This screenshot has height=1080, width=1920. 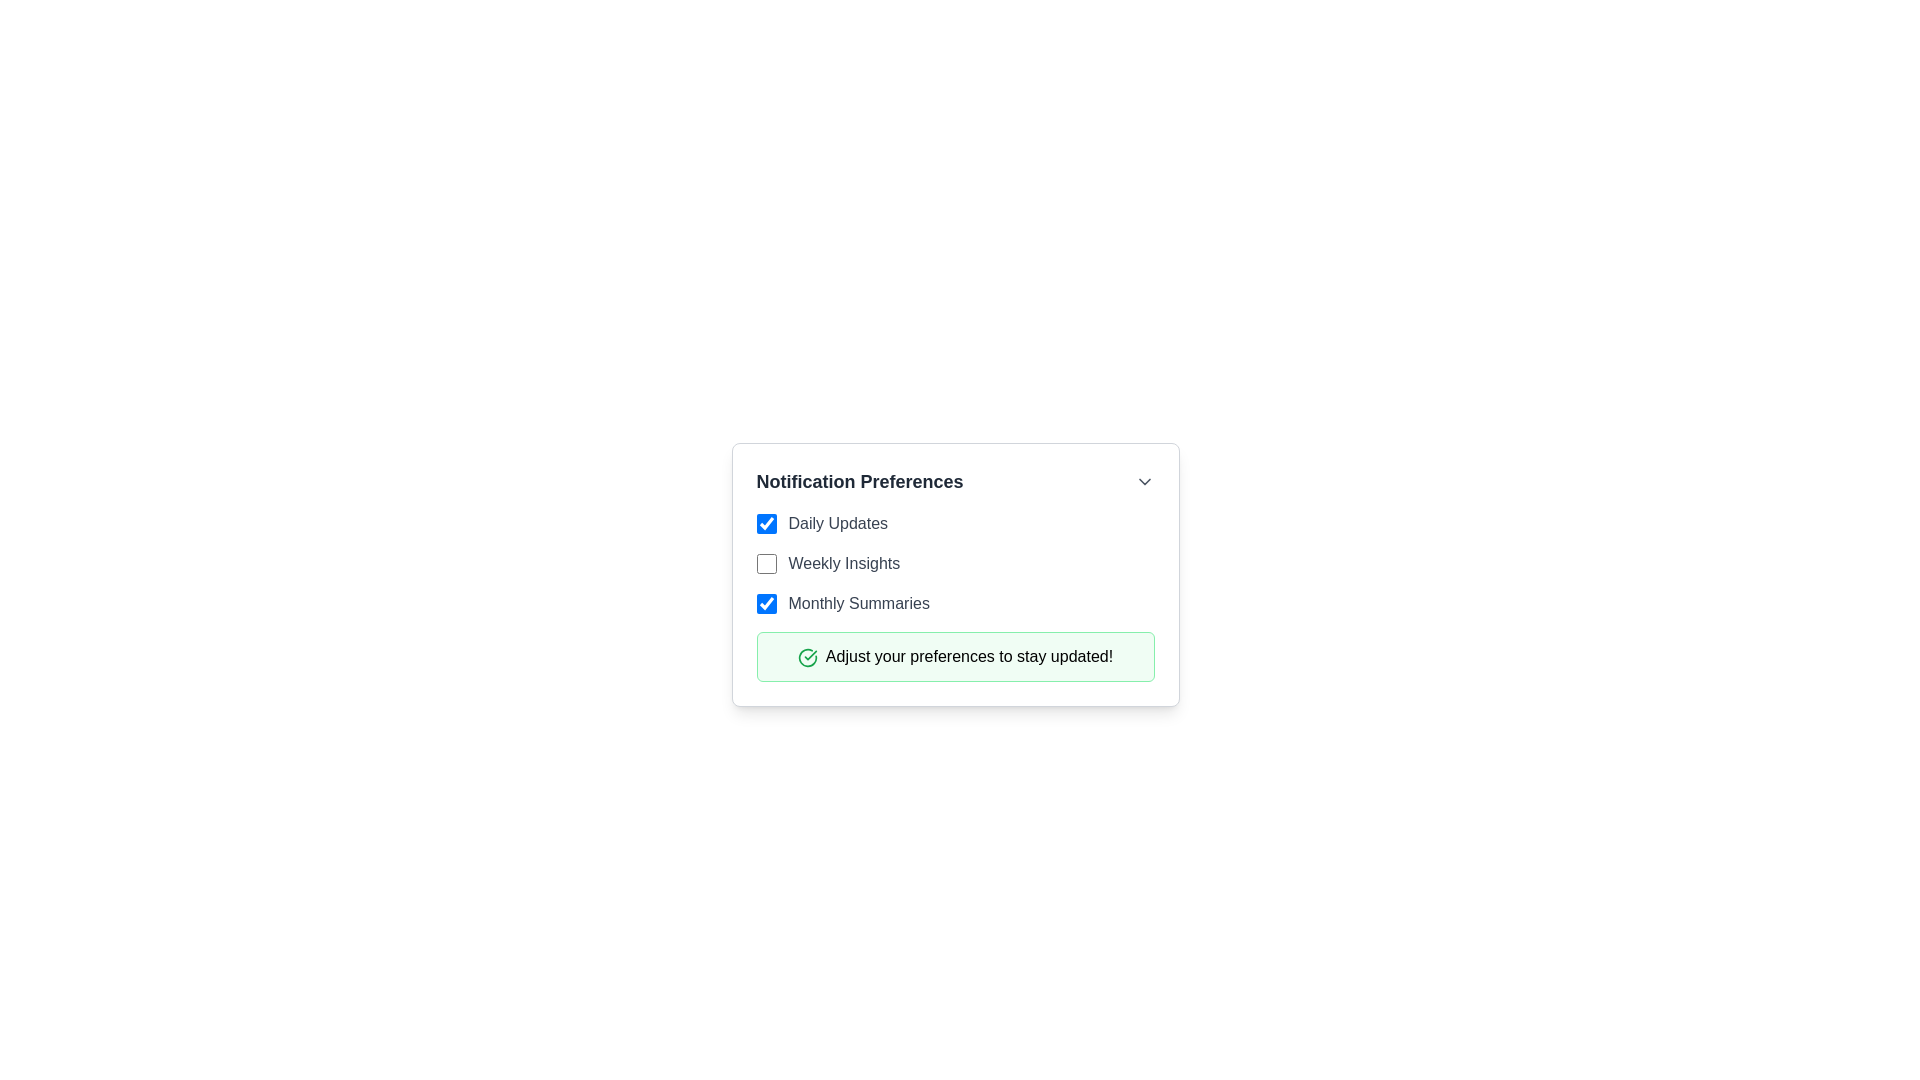 What do you see at coordinates (765, 563) in the screenshot?
I see `the blue checkbox to the left of the label 'Weekly Insights'` at bounding box center [765, 563].